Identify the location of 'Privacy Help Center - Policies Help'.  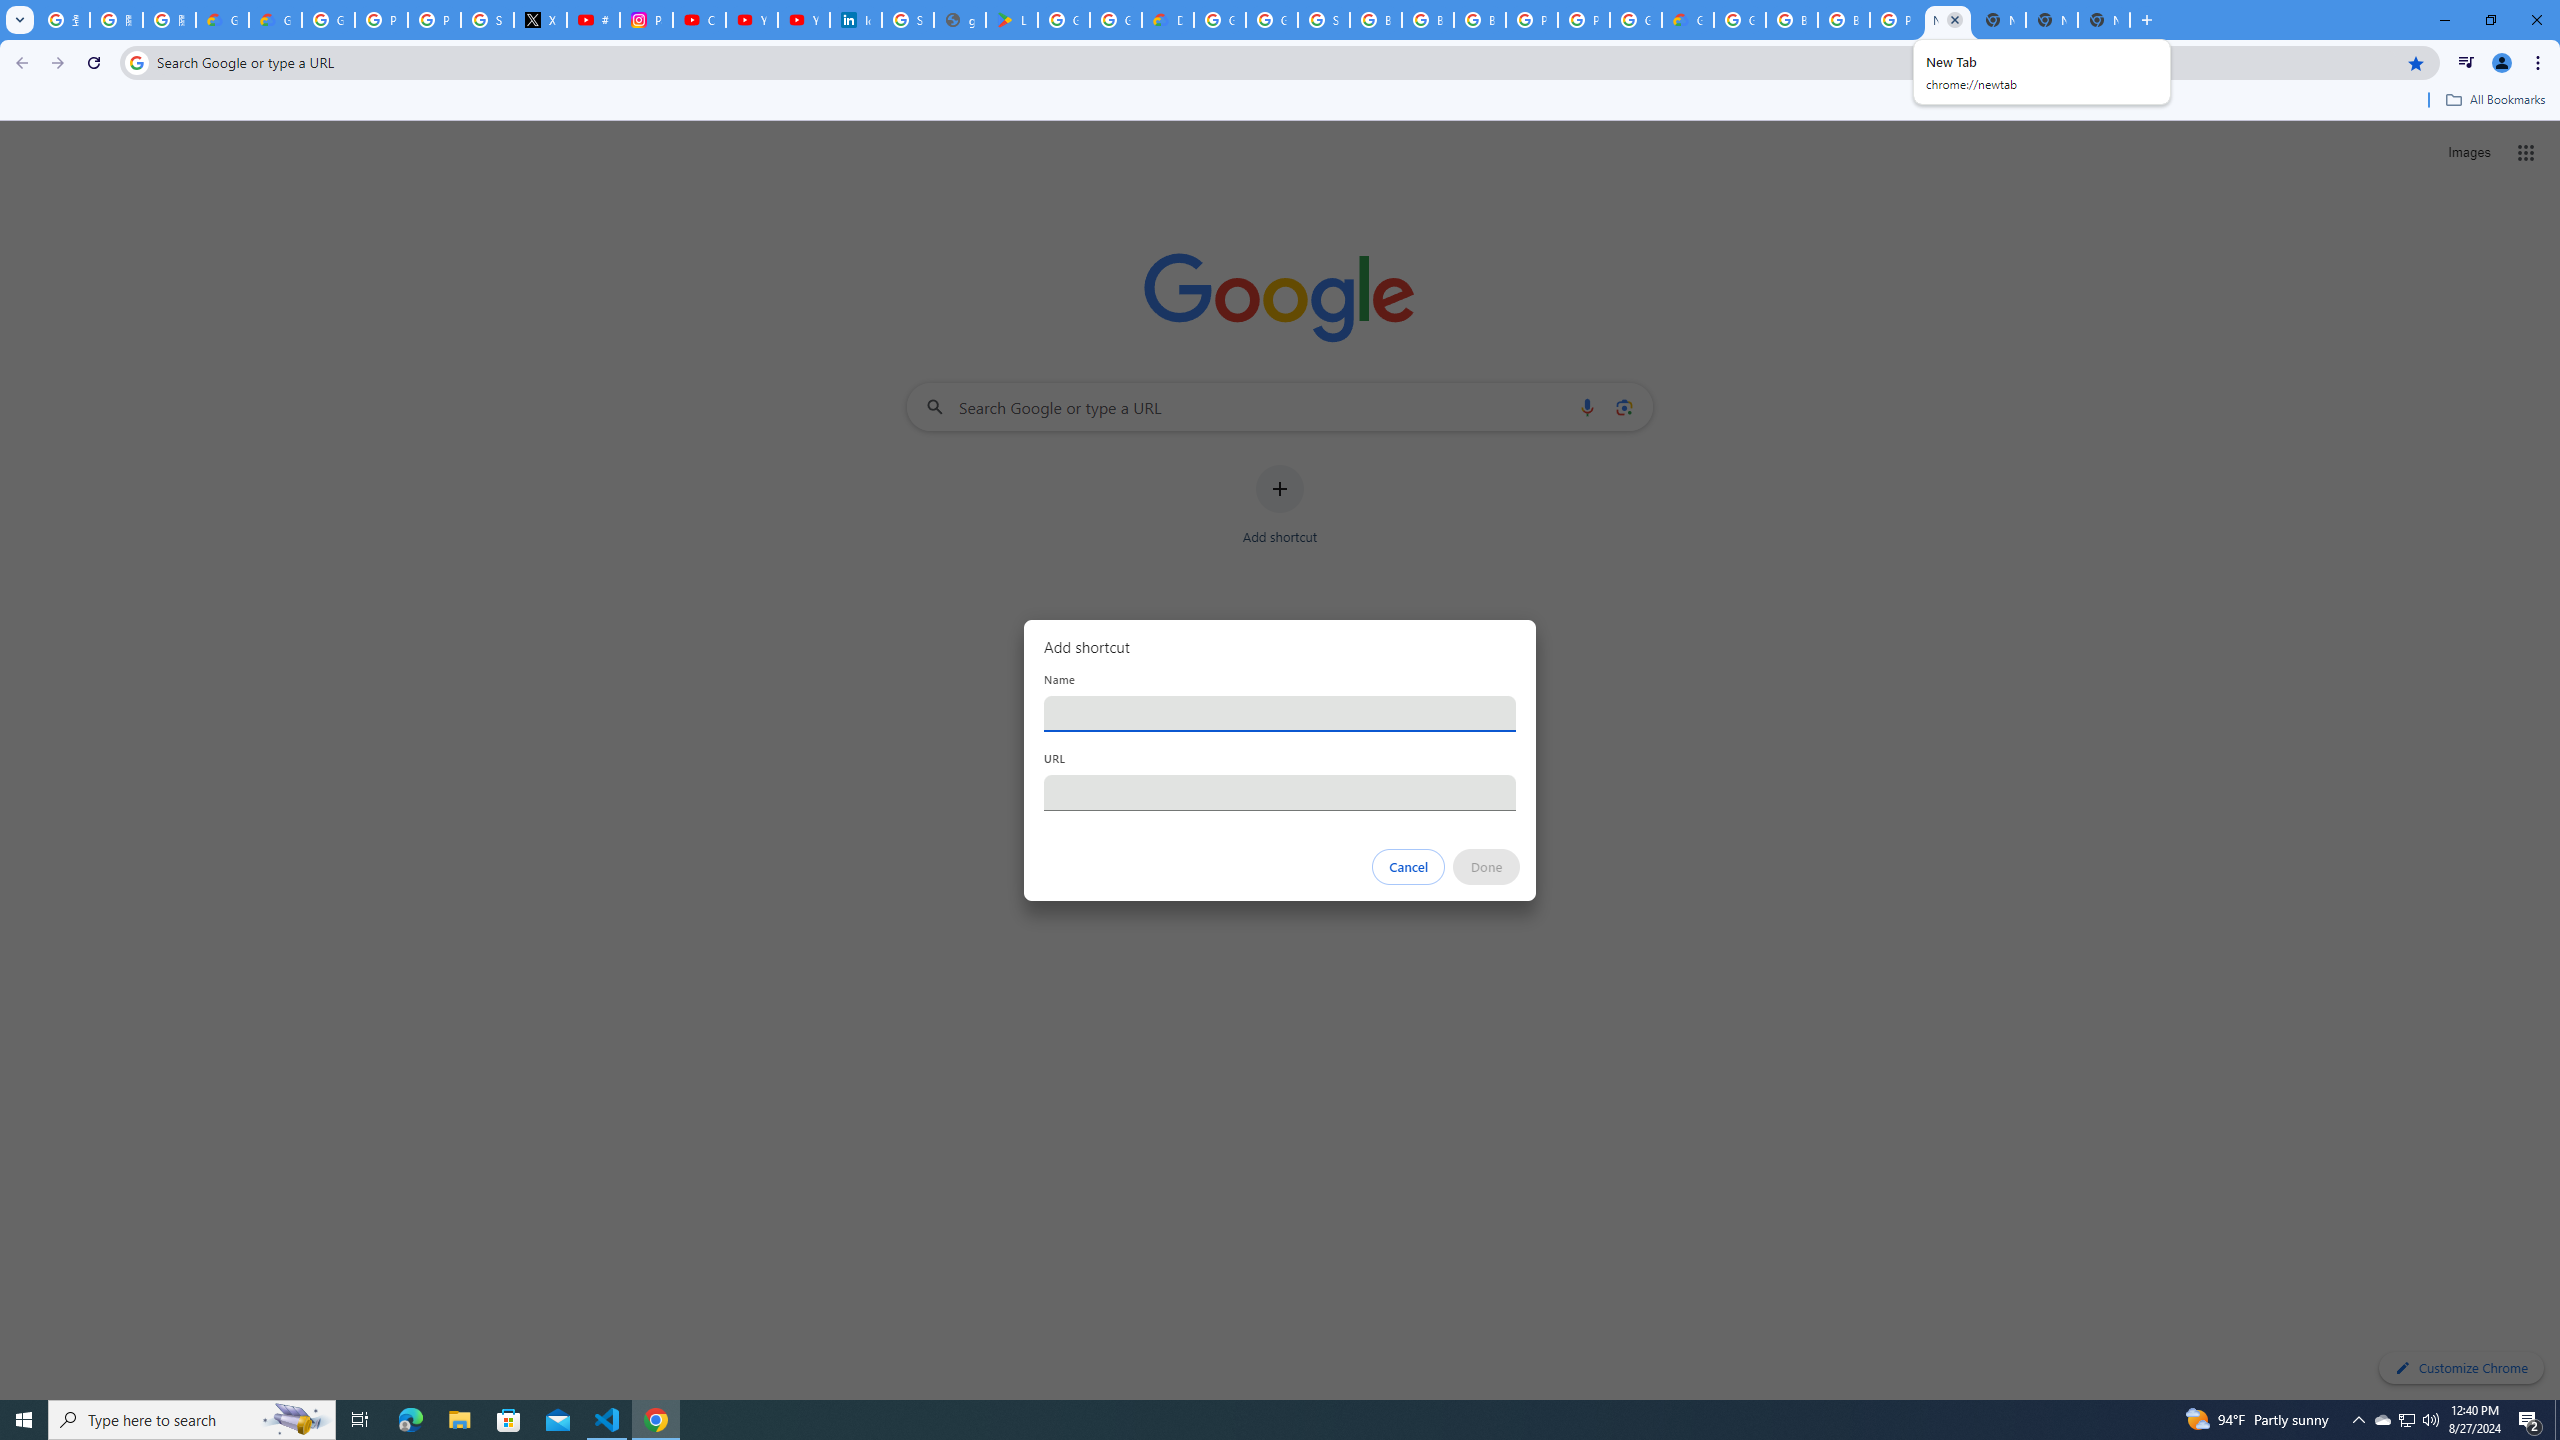
(435, 19).